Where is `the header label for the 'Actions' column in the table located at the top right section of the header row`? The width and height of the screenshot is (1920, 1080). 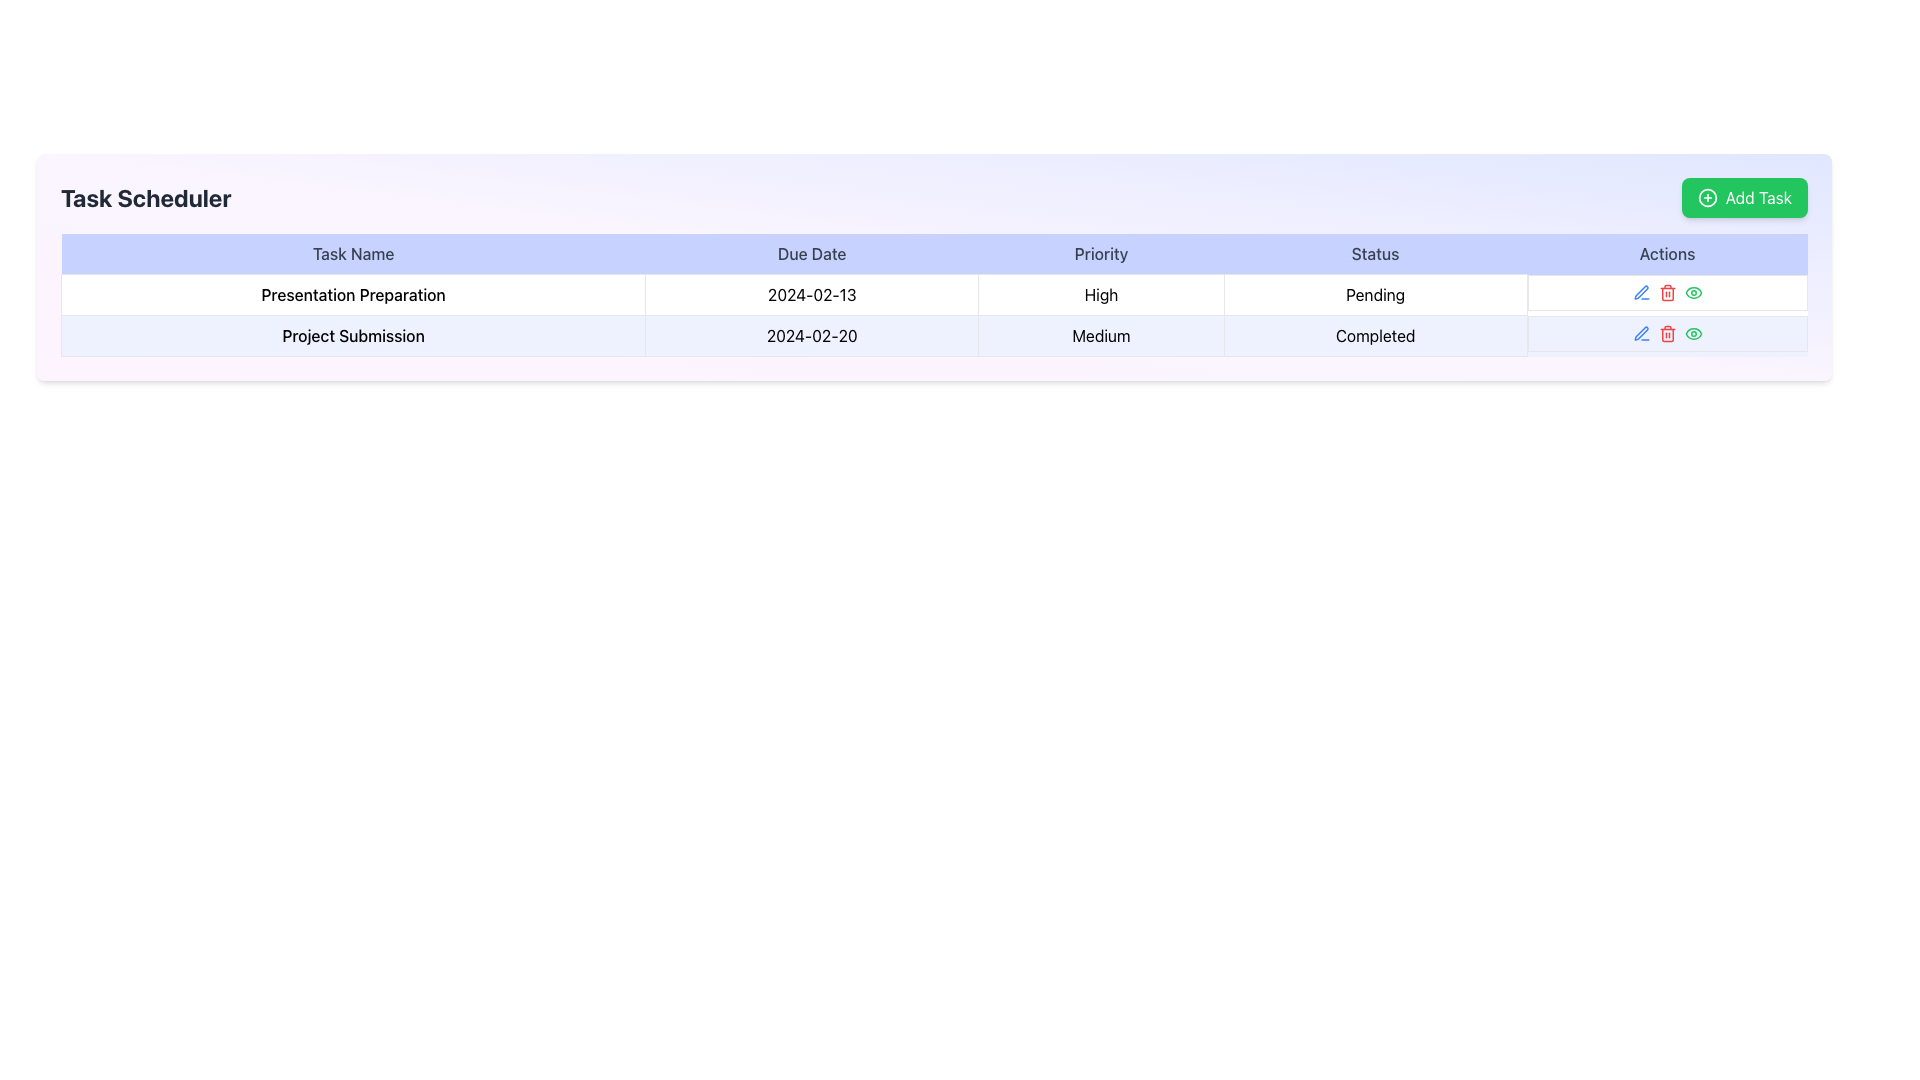
the header label for the 'Actions' column in the table located at the top right section of the header row is located at coordinates (1667, 253).